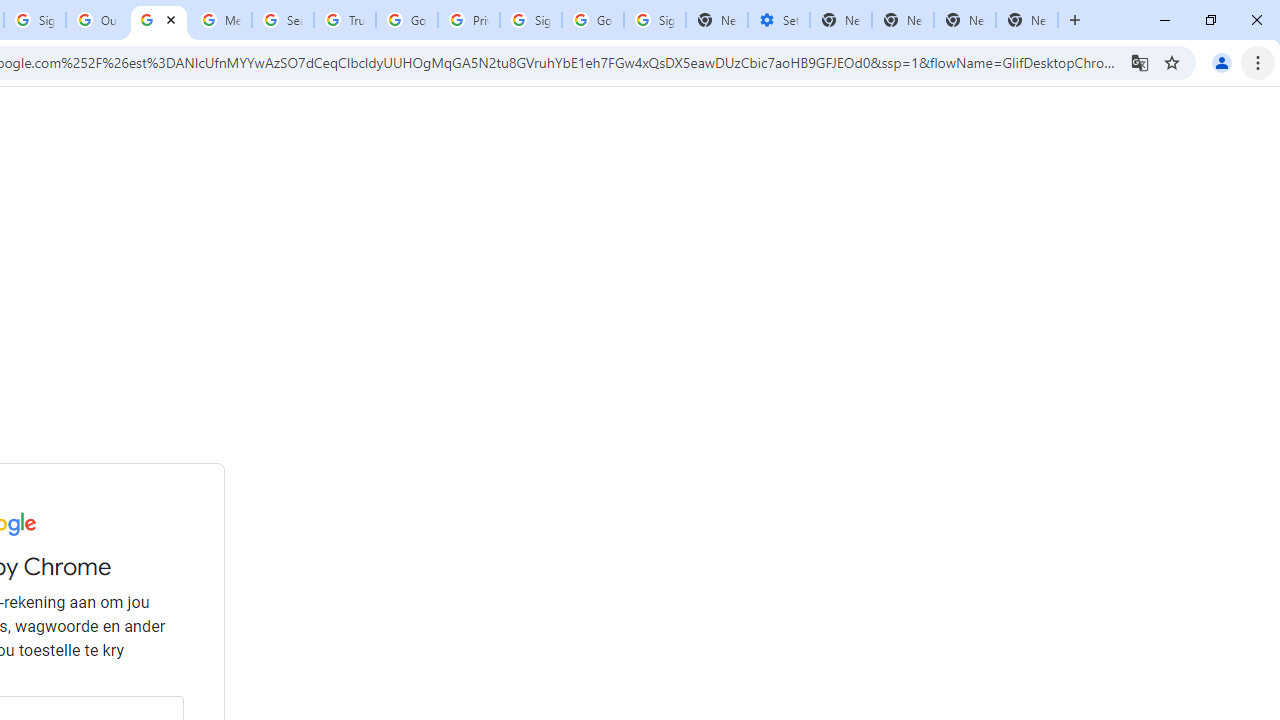 The width and height of the screenshot is (1280, 720). I want to click on 'Google Cybersecurity Innovations - Google Safety Center', so click(592, 20).